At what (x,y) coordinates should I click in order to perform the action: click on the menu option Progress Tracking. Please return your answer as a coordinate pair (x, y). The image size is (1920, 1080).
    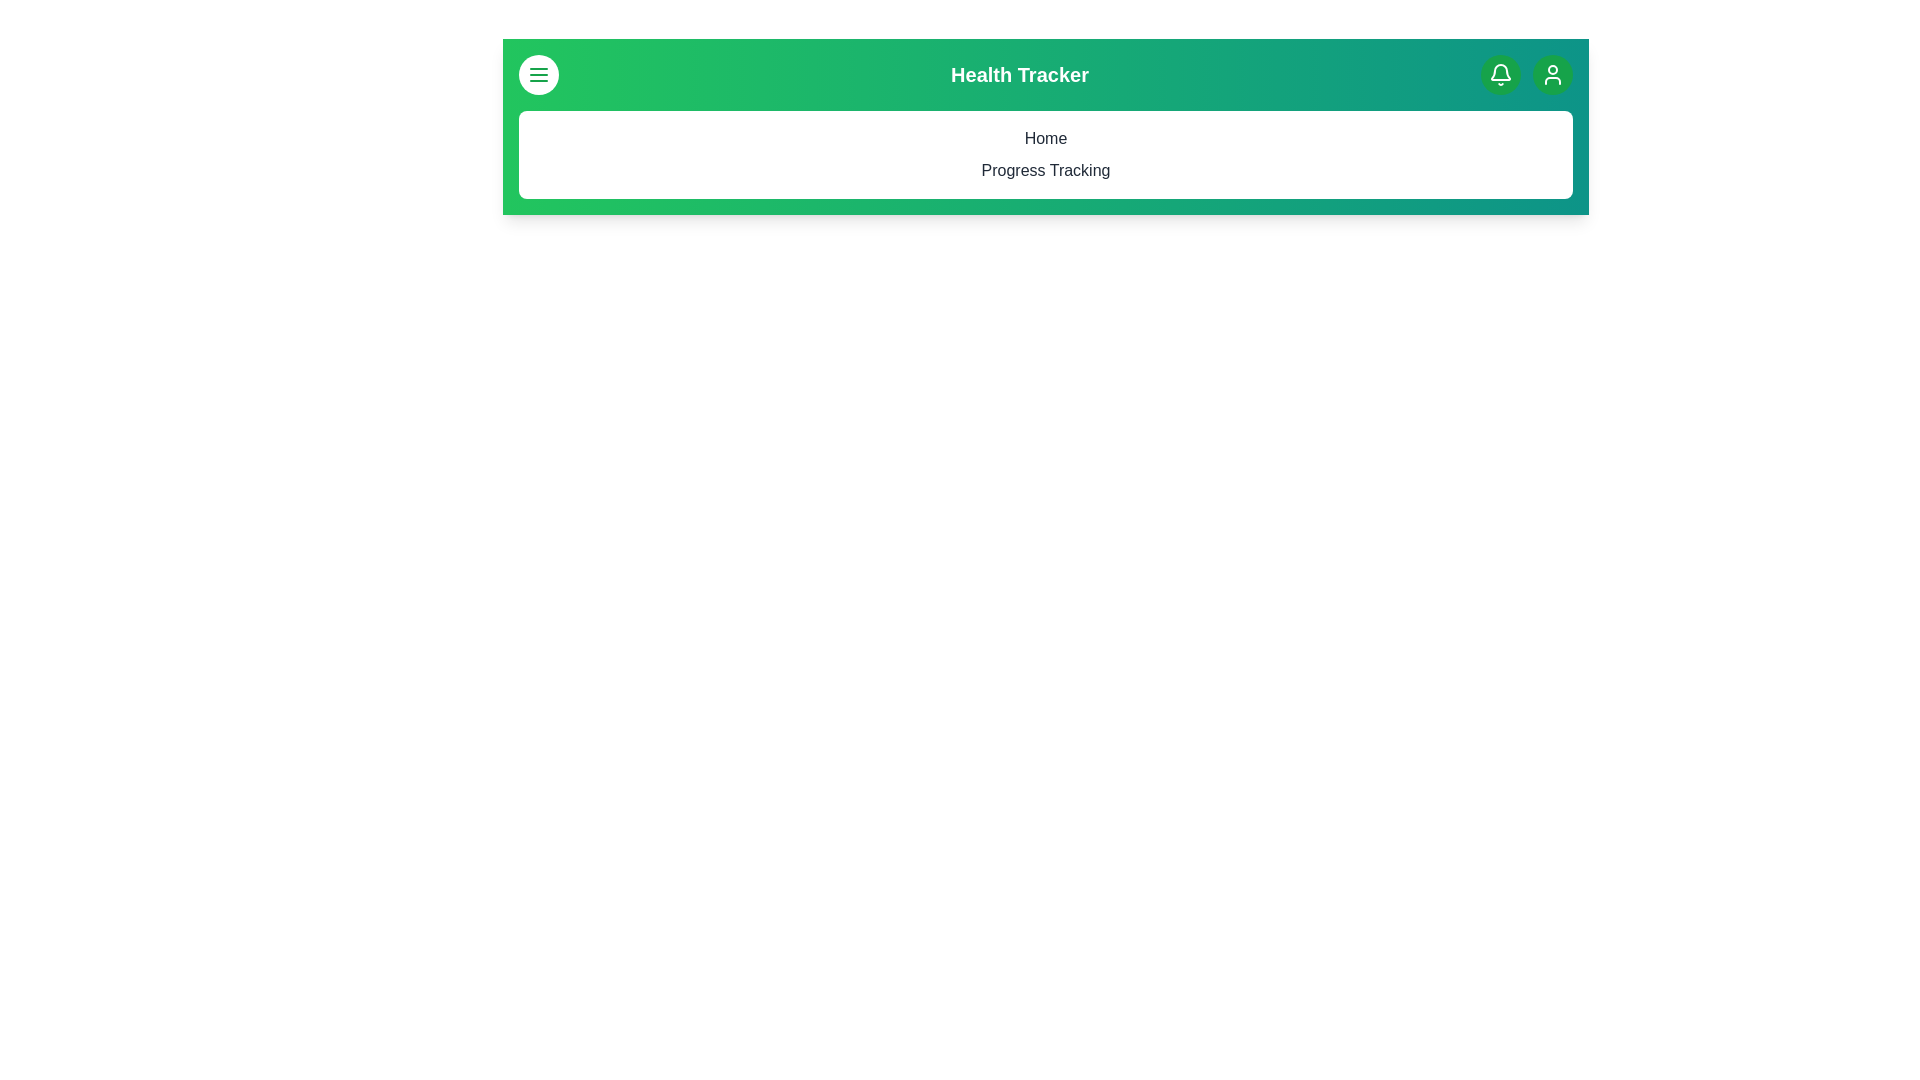
    Looking at the image, I should click on (1045, 169).